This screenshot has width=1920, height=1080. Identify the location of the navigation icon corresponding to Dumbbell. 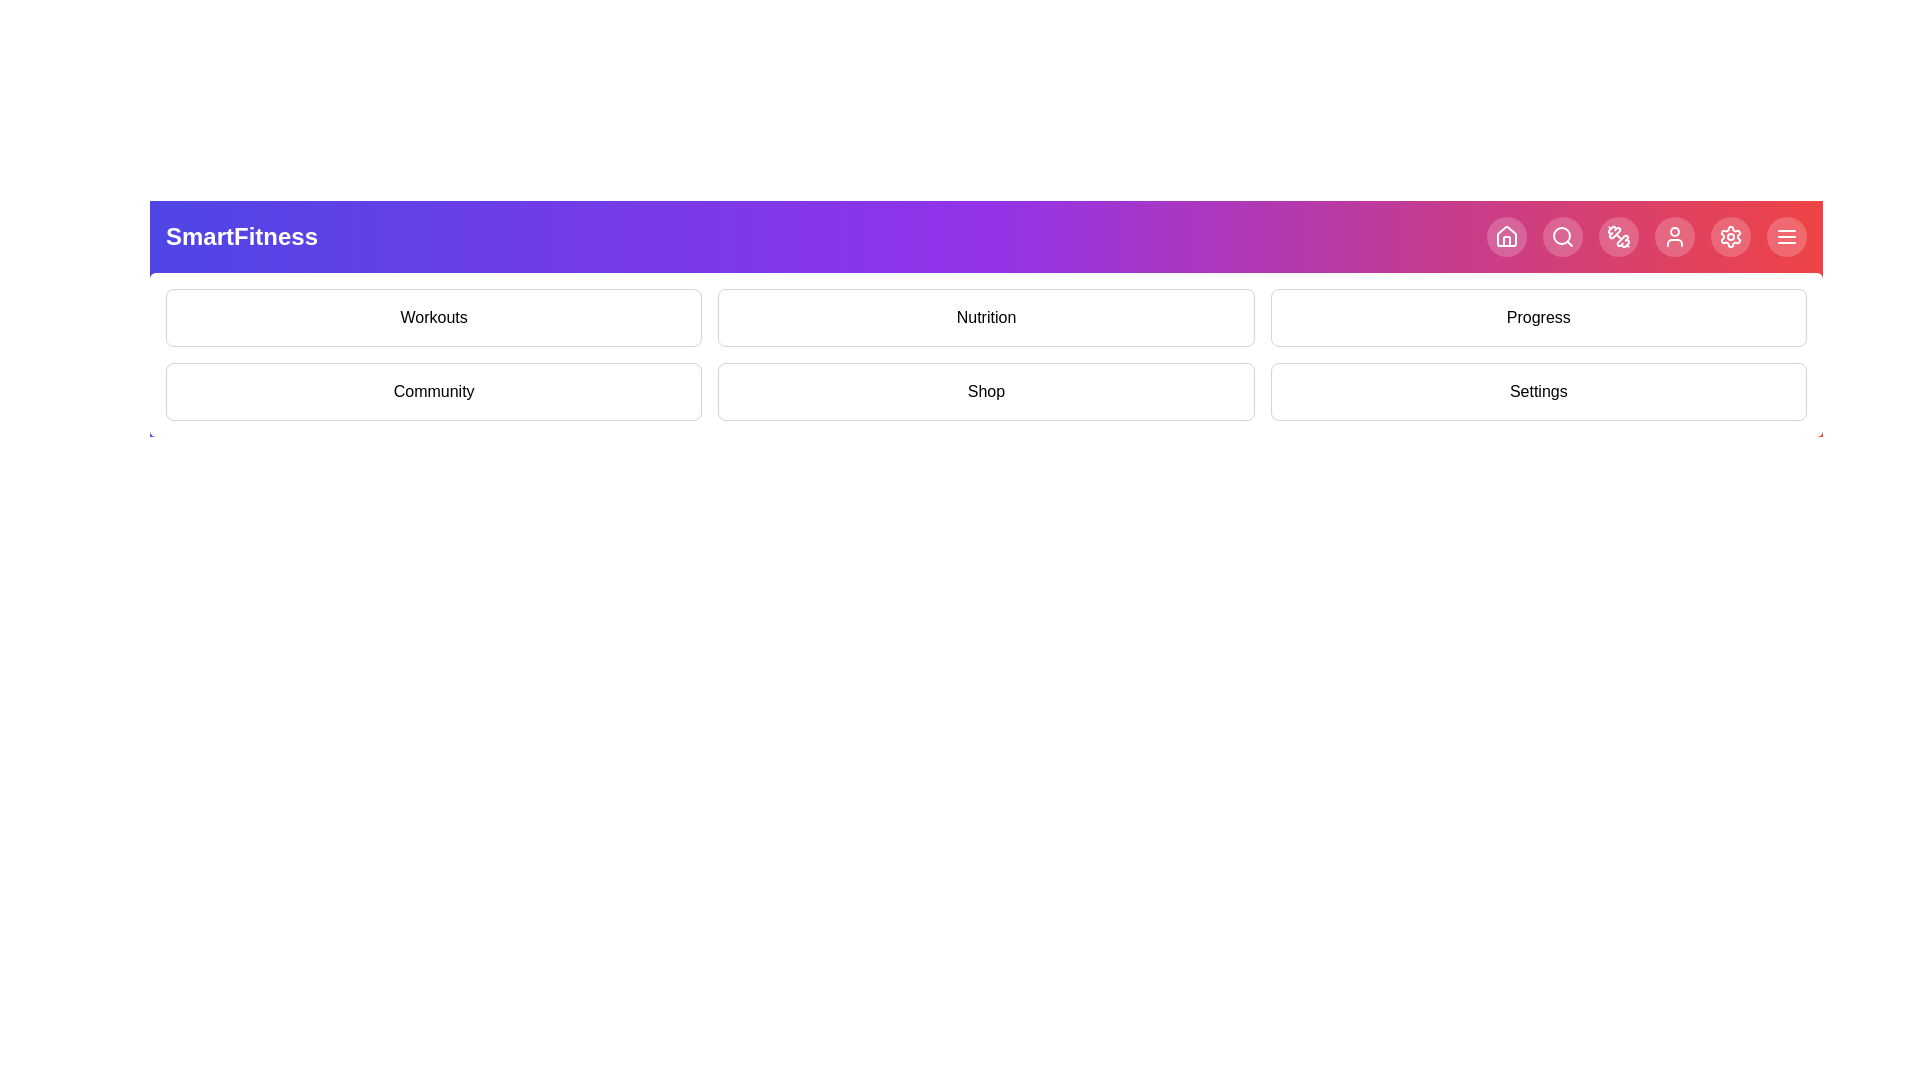
(1618, 235).